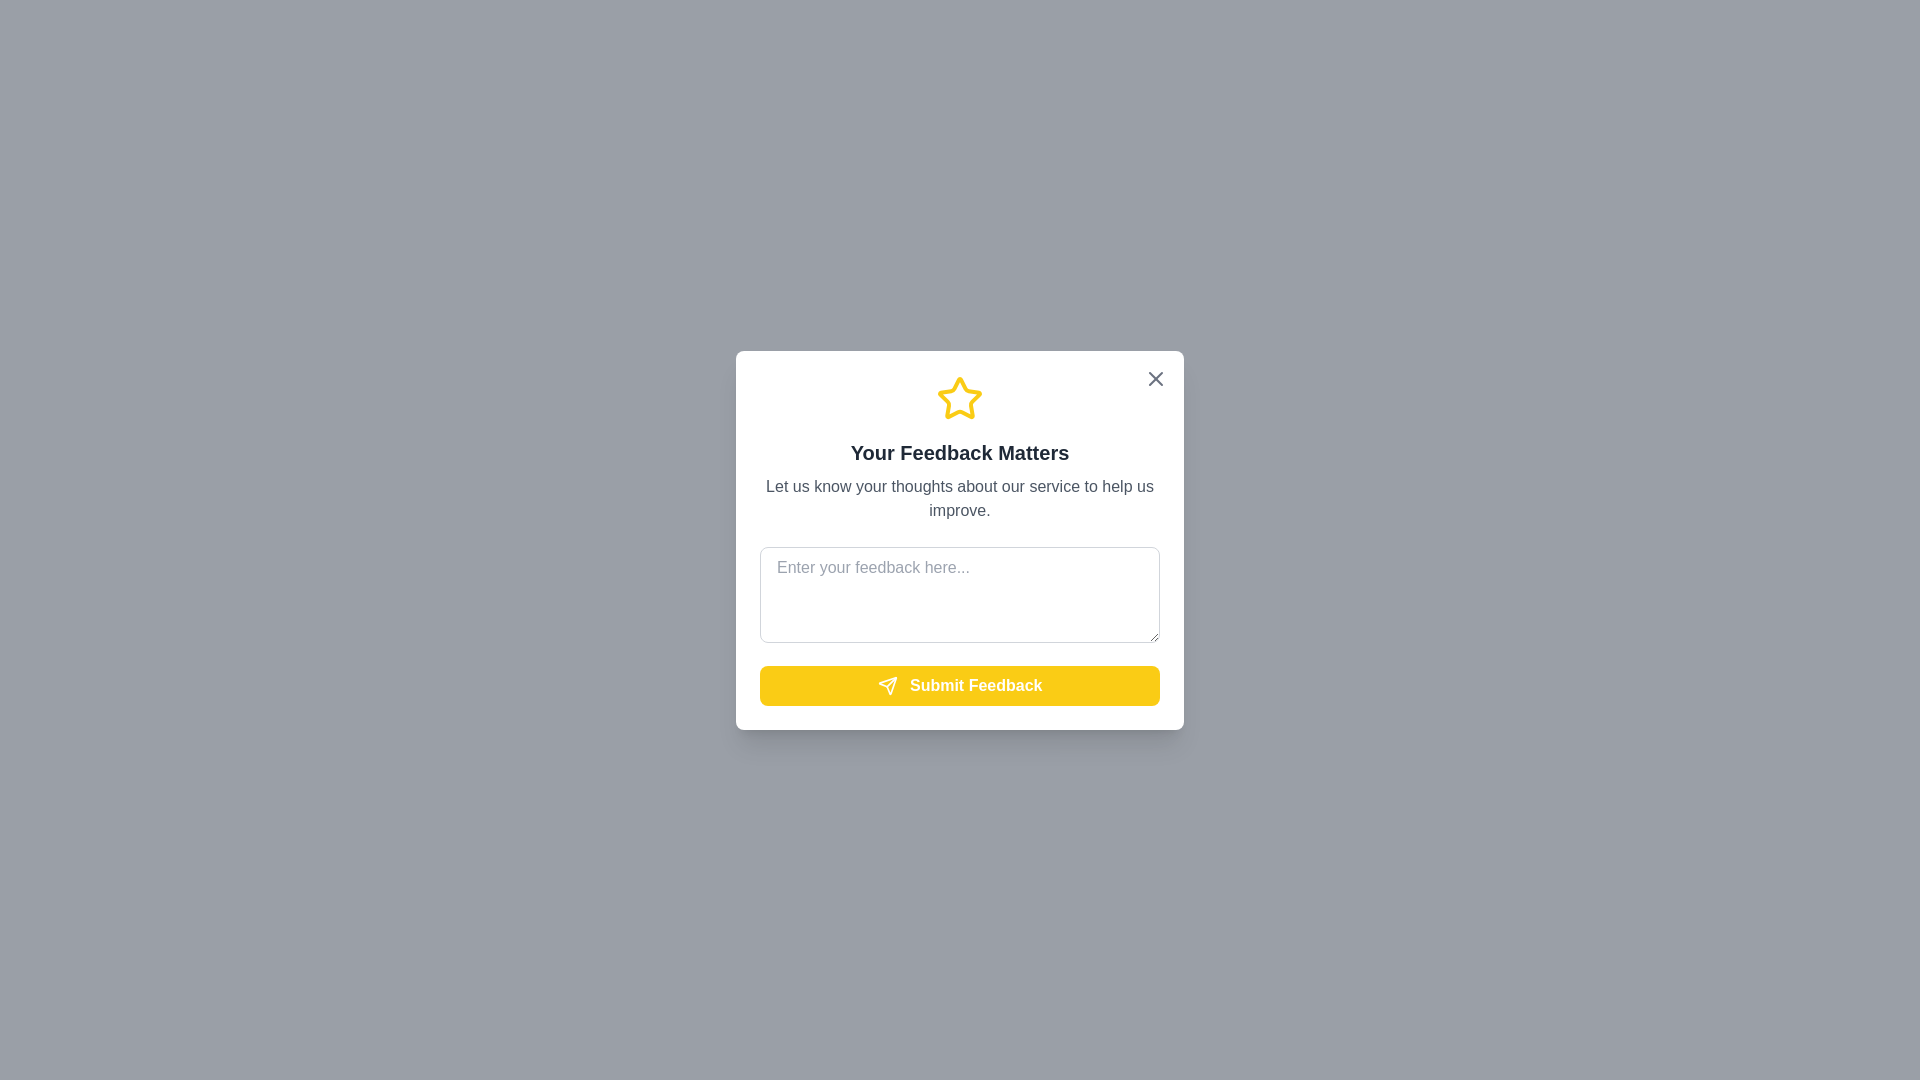 This screenshot has height=1080, width=1920. Describe the element at coordinates (960, 398) in the screenshot. I see `the decorative star icon to view it` at that location.